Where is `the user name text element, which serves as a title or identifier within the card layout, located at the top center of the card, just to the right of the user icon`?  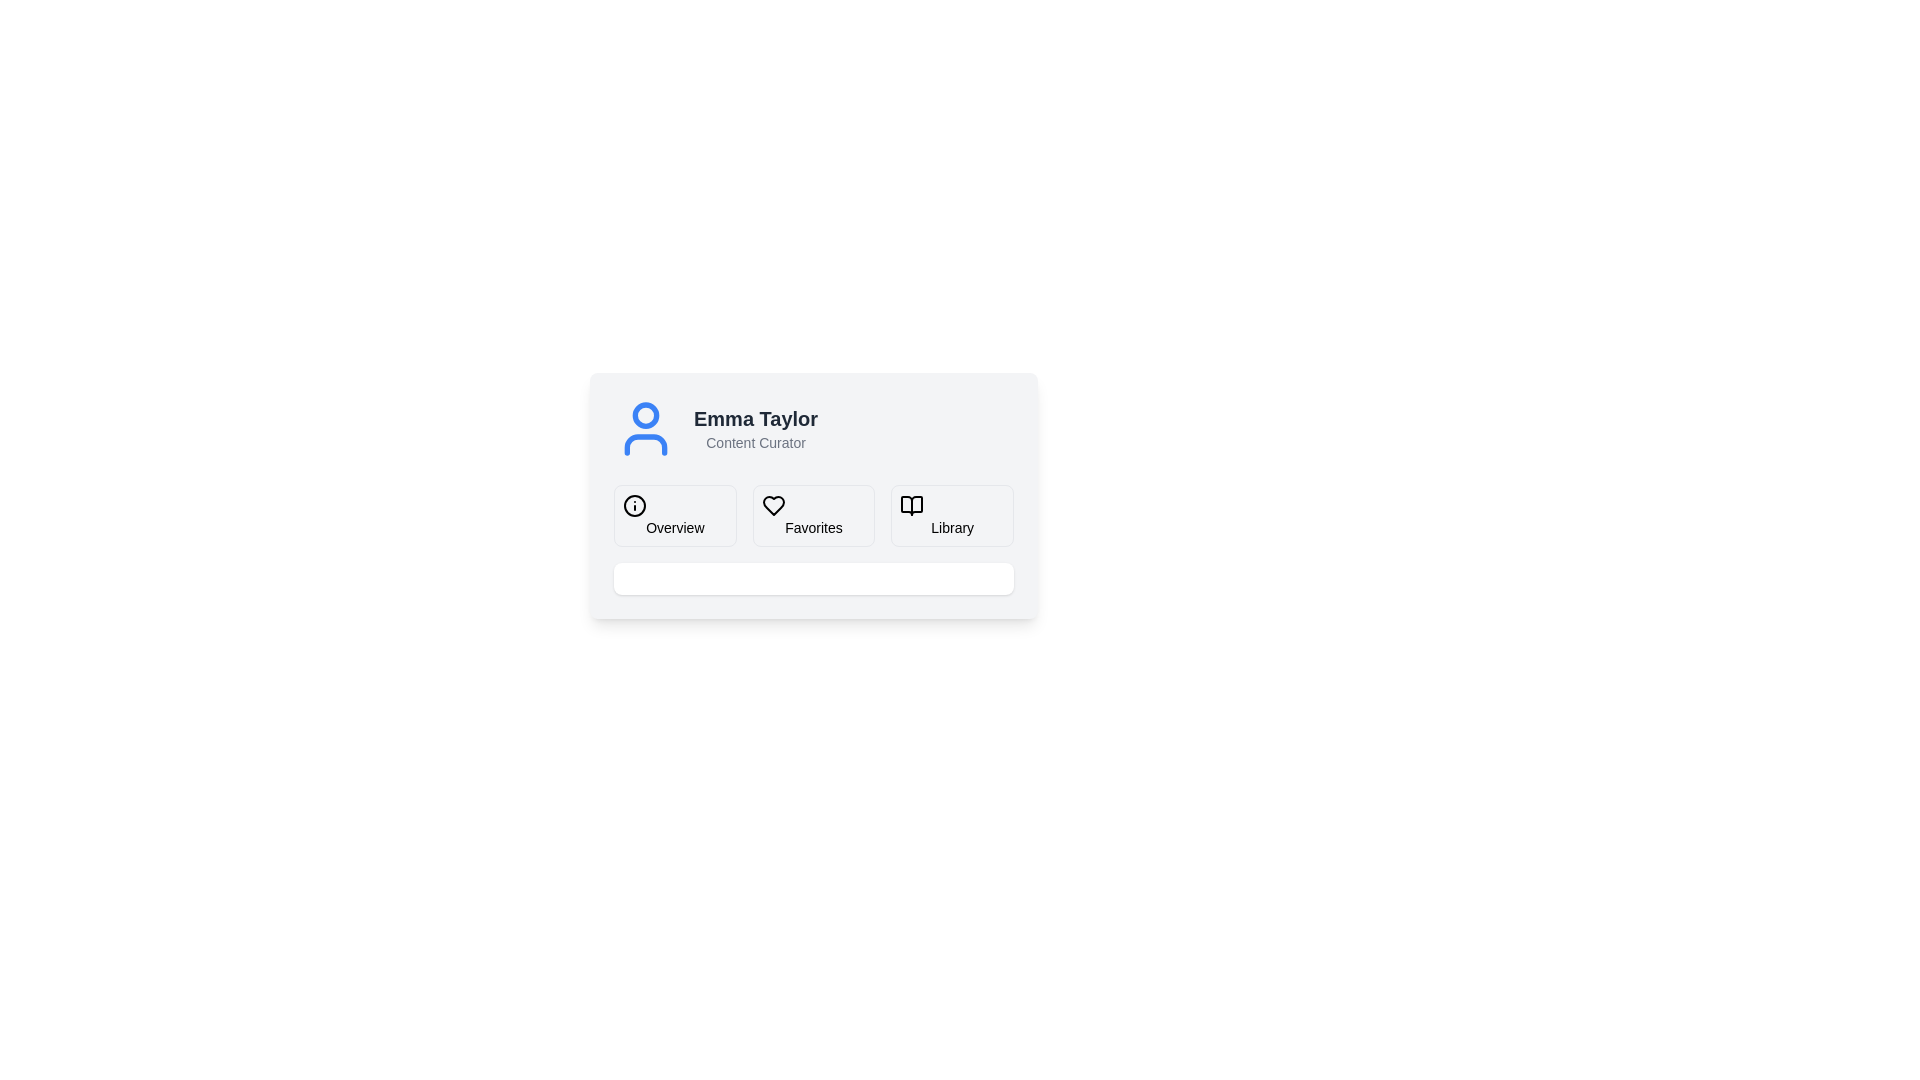
the user name text element, which serves as a title or identifier within the card layout, located at the top center of the card, just to the right of the user icon is located at coordinates (755, 418).